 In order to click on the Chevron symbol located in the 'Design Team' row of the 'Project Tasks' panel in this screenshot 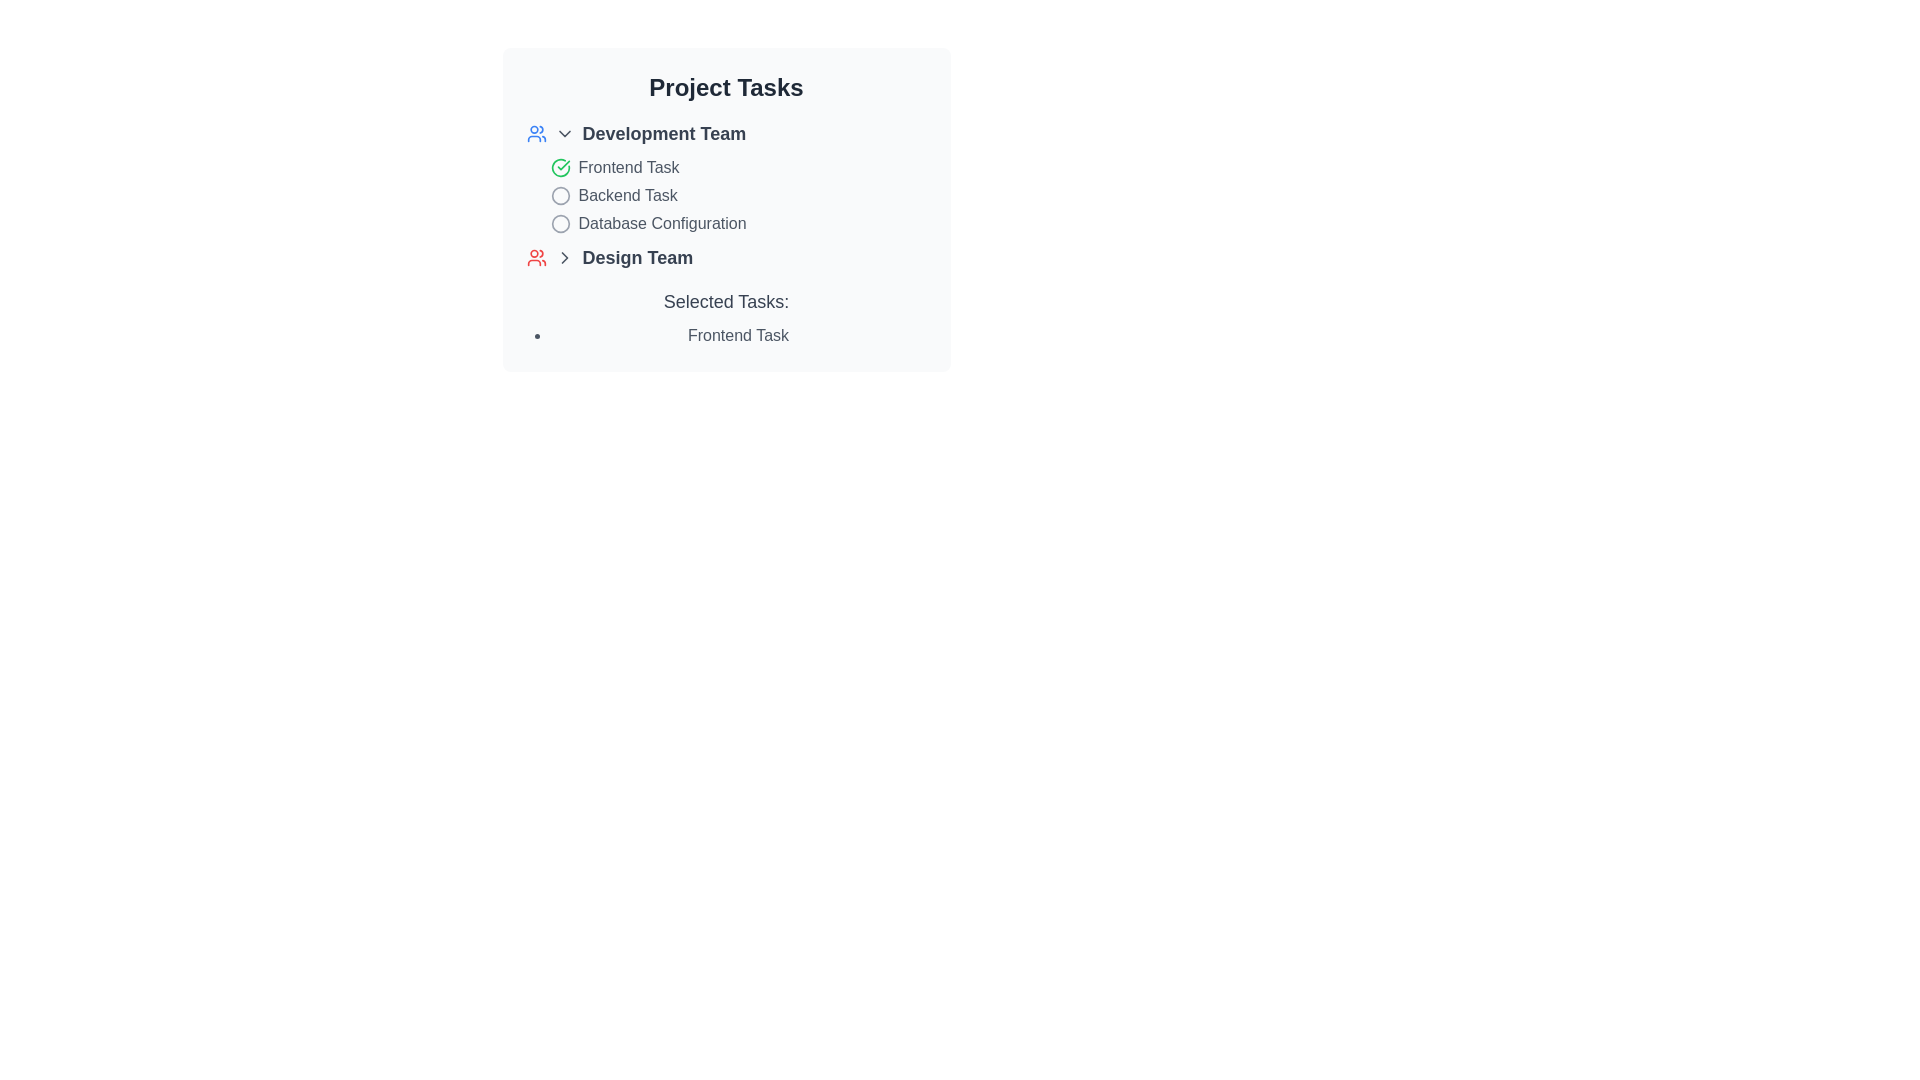, I will do `click(563, 257)`.